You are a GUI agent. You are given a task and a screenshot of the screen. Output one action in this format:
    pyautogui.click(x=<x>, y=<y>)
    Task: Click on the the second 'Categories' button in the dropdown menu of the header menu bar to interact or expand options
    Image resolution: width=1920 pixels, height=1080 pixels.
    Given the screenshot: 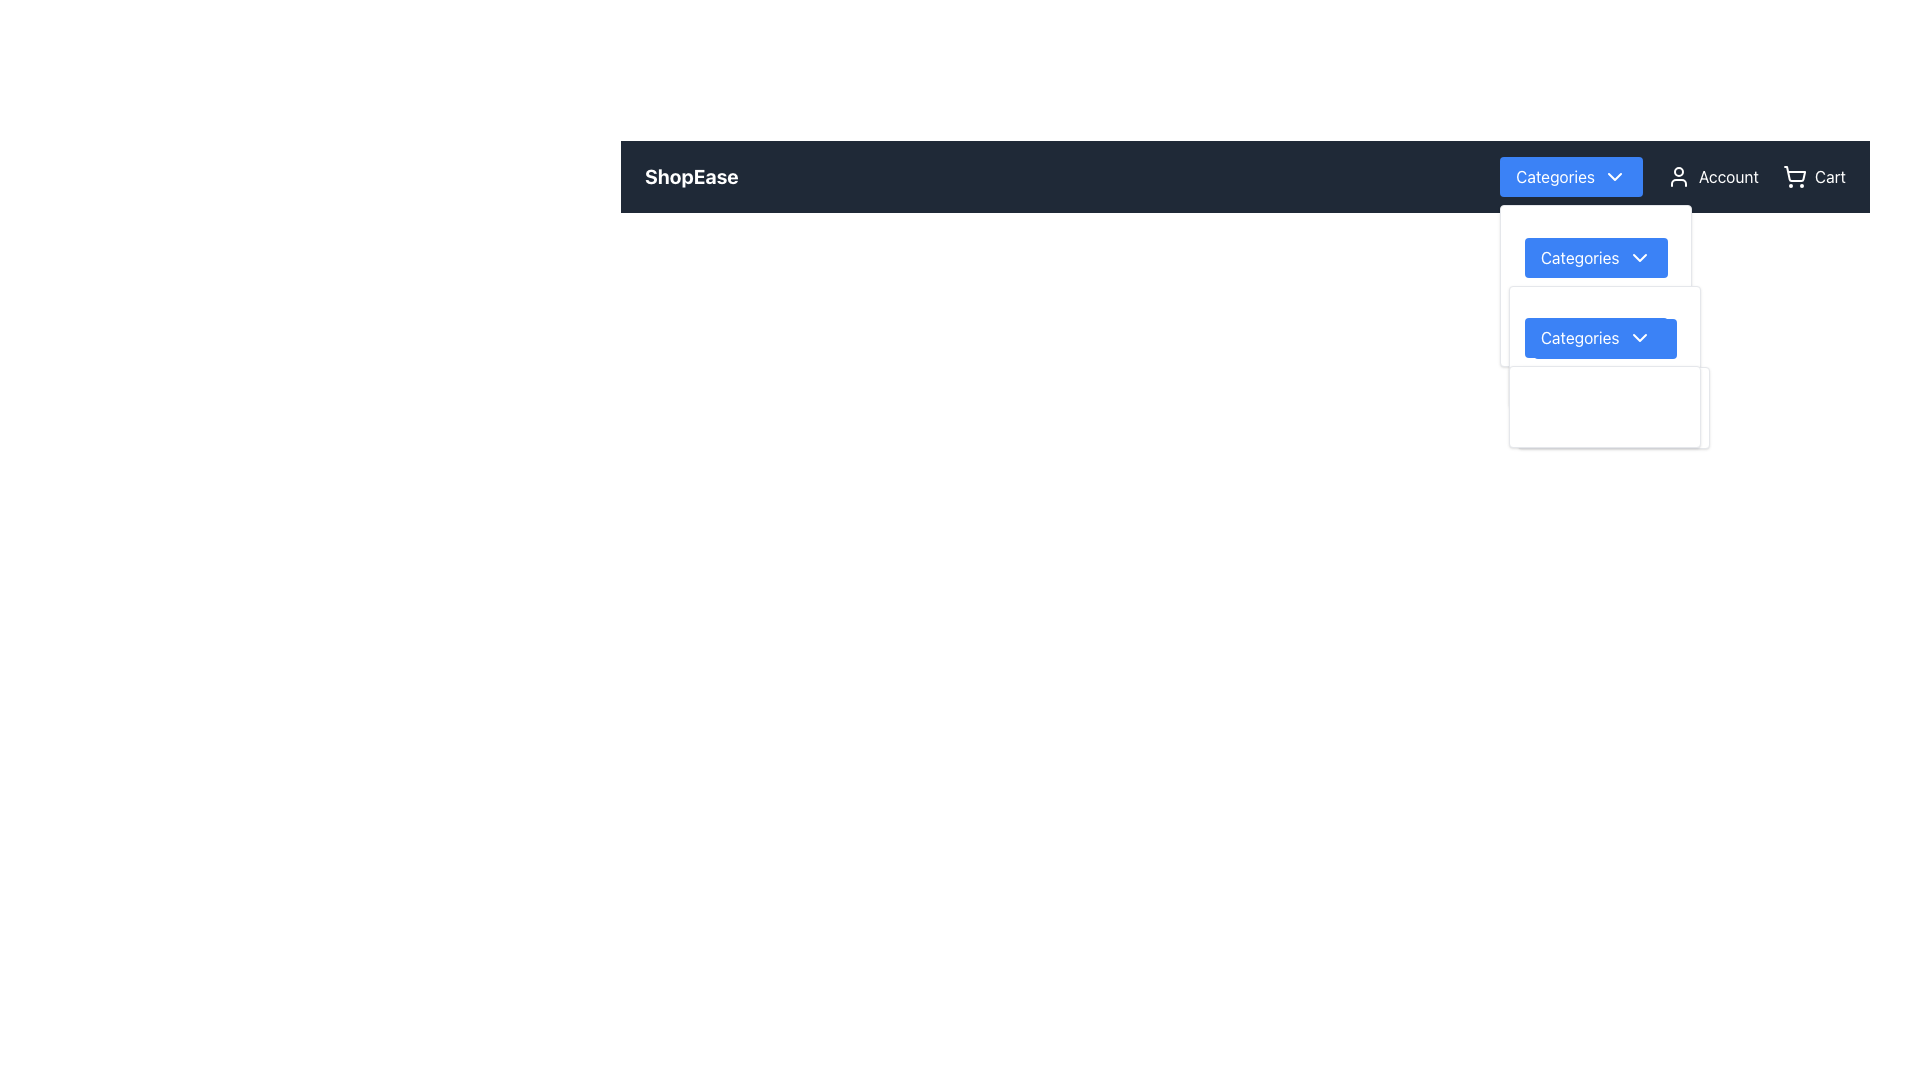 What is the action you would take?
    pyautogui.click(x=1595, y=257)
    